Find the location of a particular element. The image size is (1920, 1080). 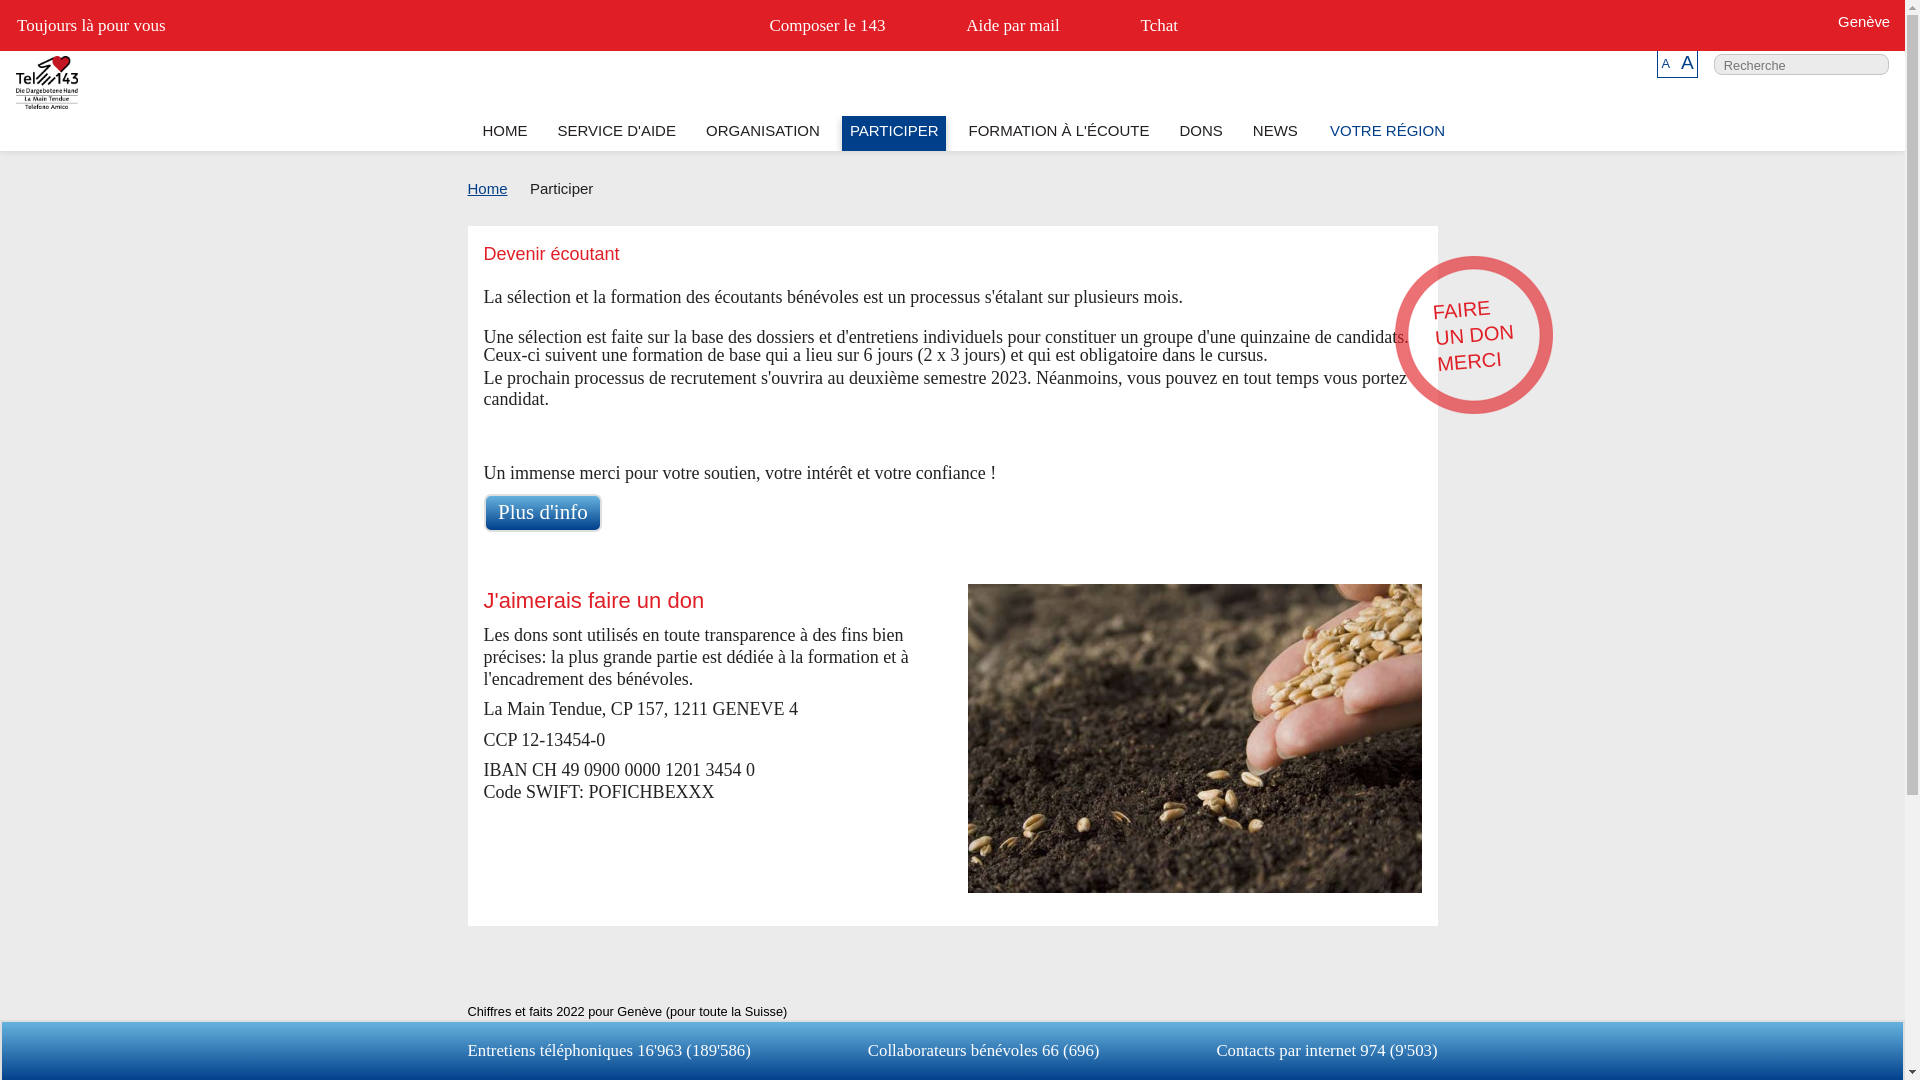

'SERVICE D'AIDE' is located at coordinates (615, 133).